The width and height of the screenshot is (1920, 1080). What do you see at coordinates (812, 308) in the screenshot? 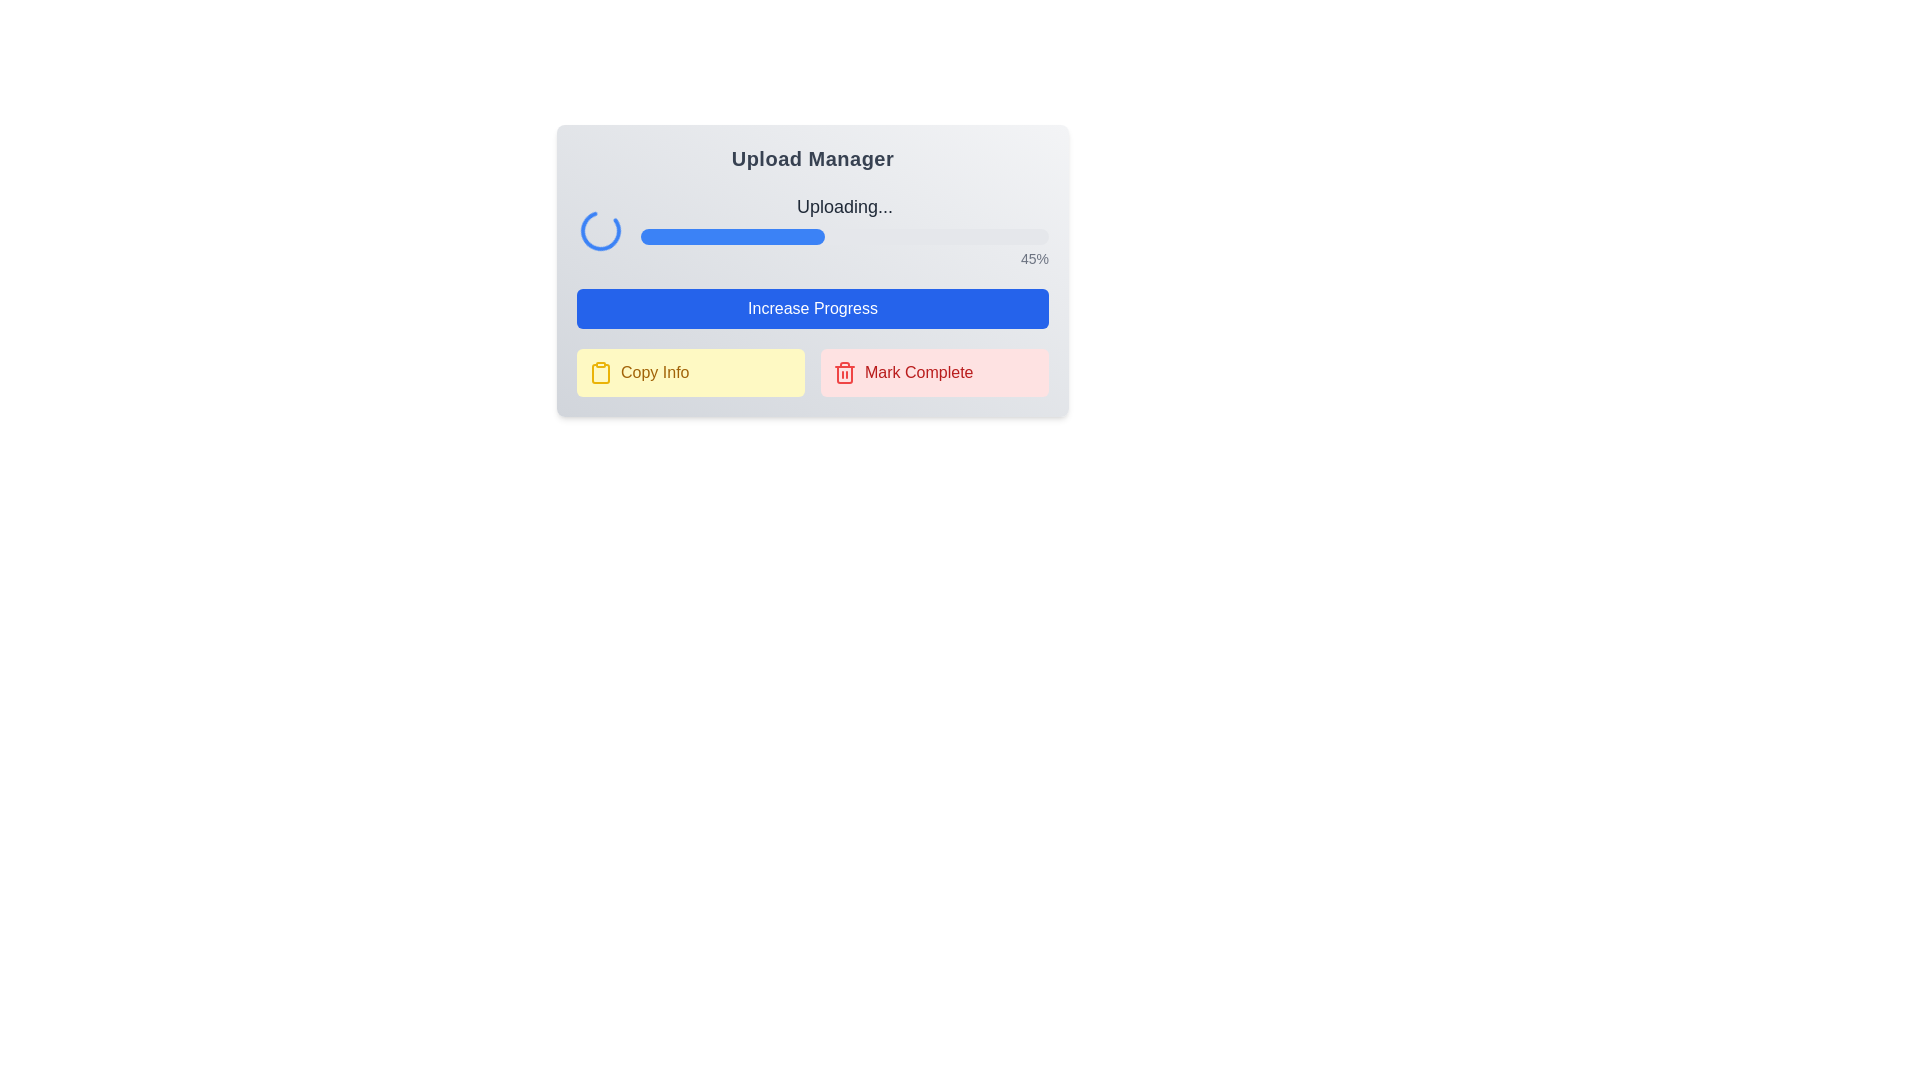
I see `the blue button labeled 'Increase Progress'` at bounding box center [812, 308].